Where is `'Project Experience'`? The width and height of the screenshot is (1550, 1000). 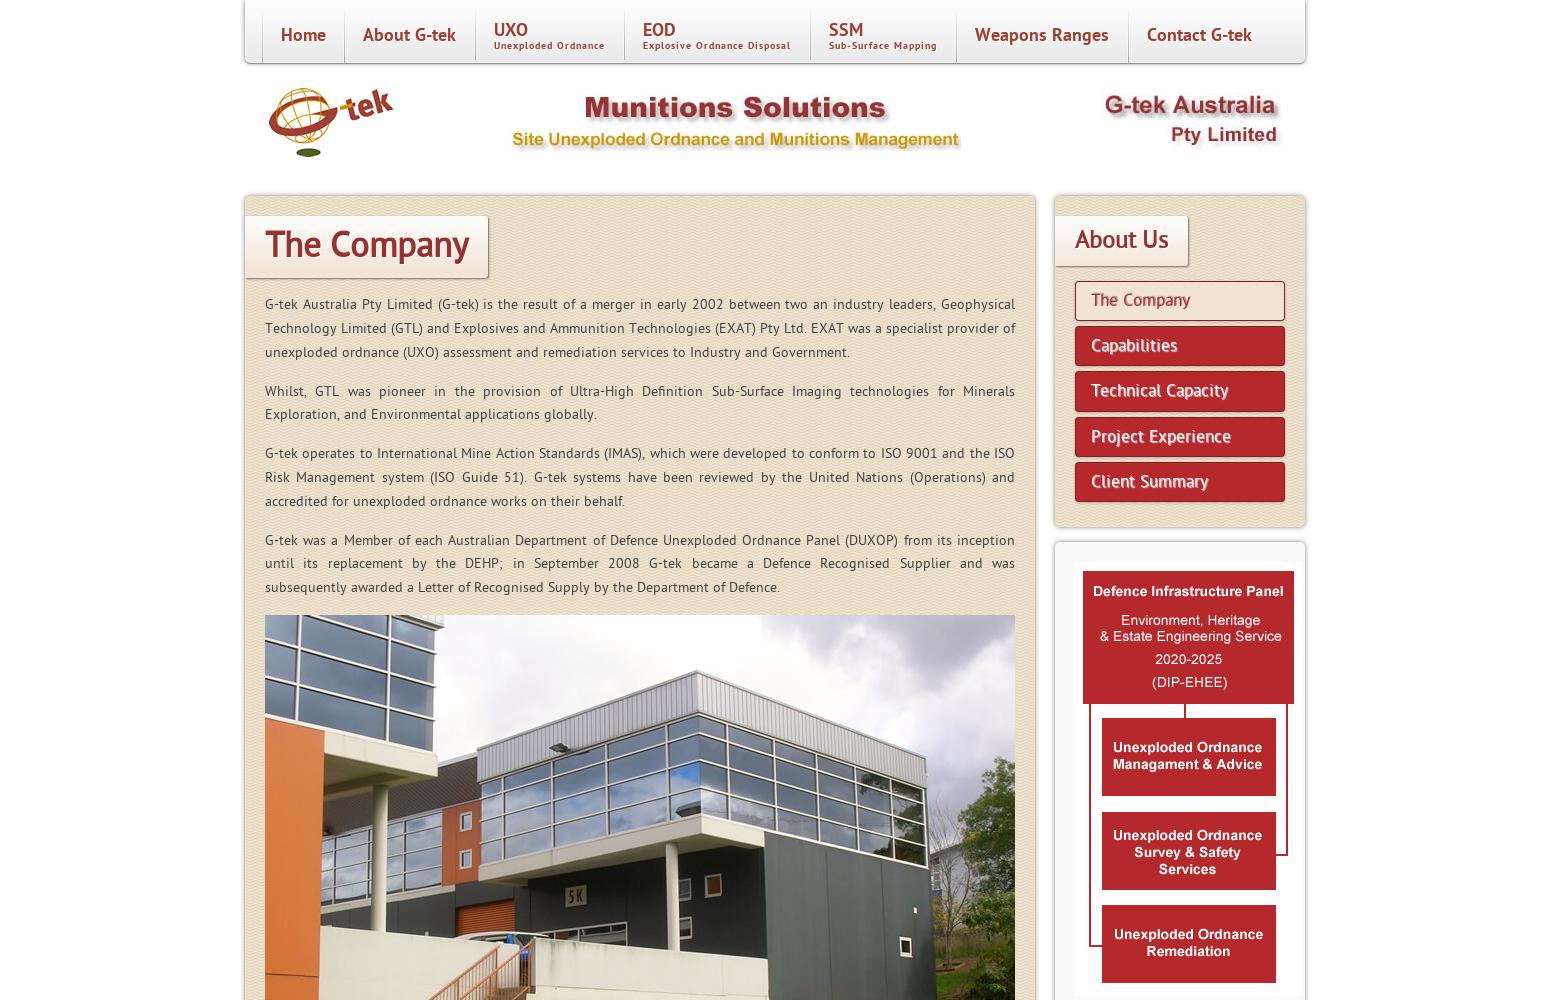 'Project Experience' is located at coordinates (1159, 435).